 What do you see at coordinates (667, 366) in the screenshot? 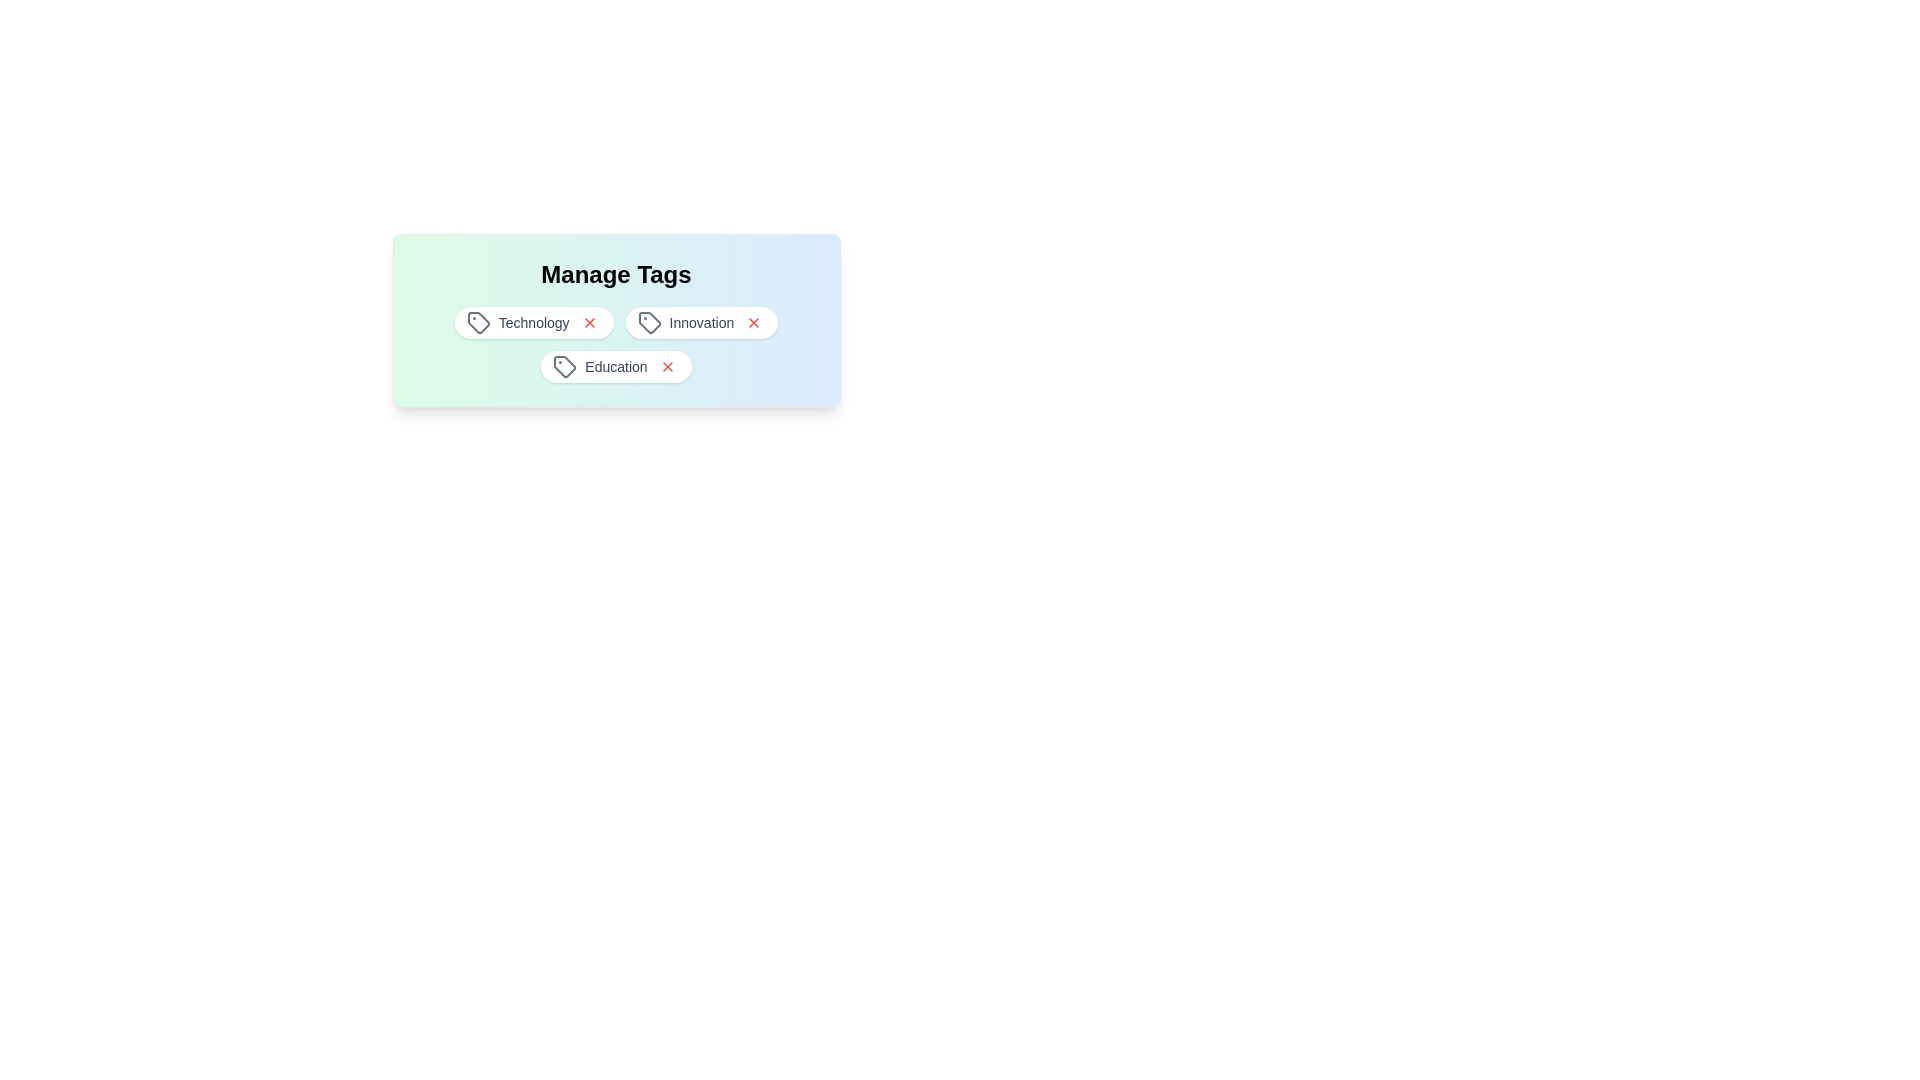
I see `the close button of the tag labeled Education to remove it` at bounding box center [667, 366].